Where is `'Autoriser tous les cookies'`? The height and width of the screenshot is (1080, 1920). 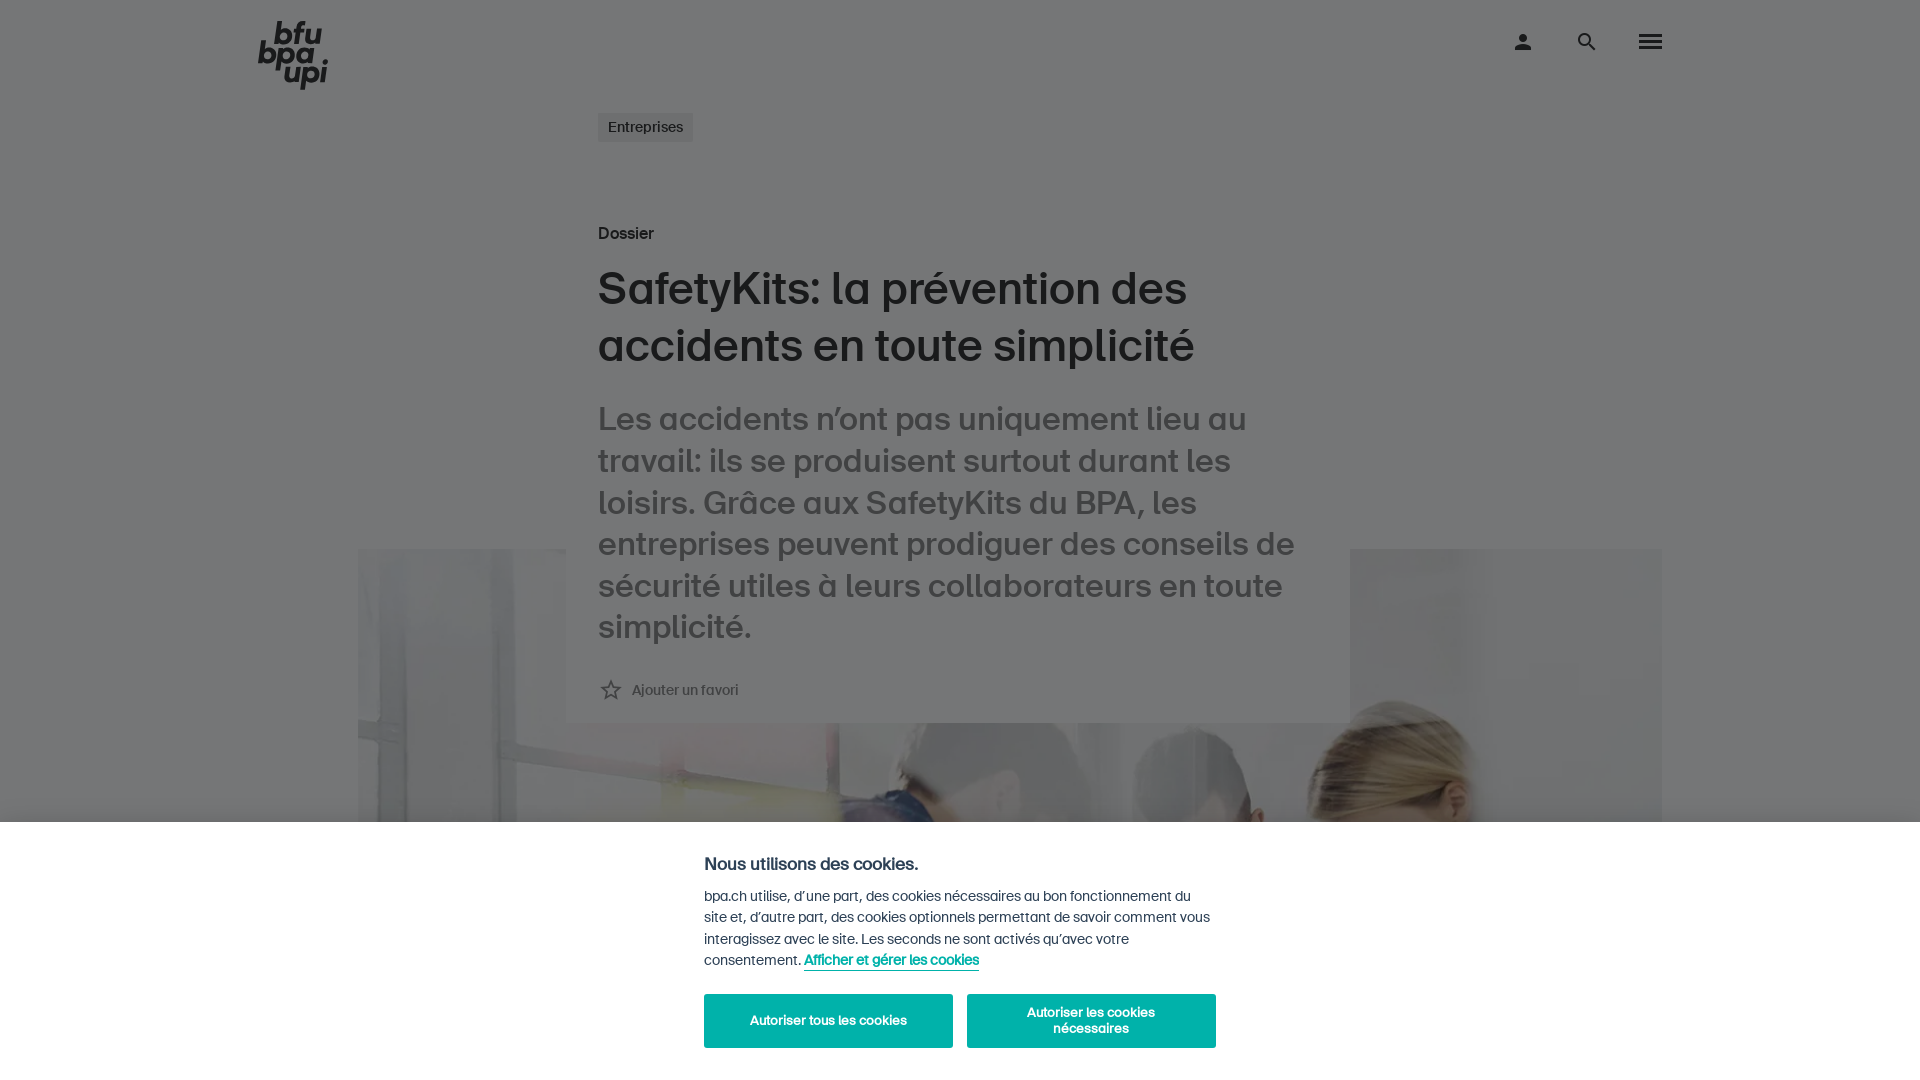 'Autoriser tous les cookies' is located at coordinates (828, 1021).